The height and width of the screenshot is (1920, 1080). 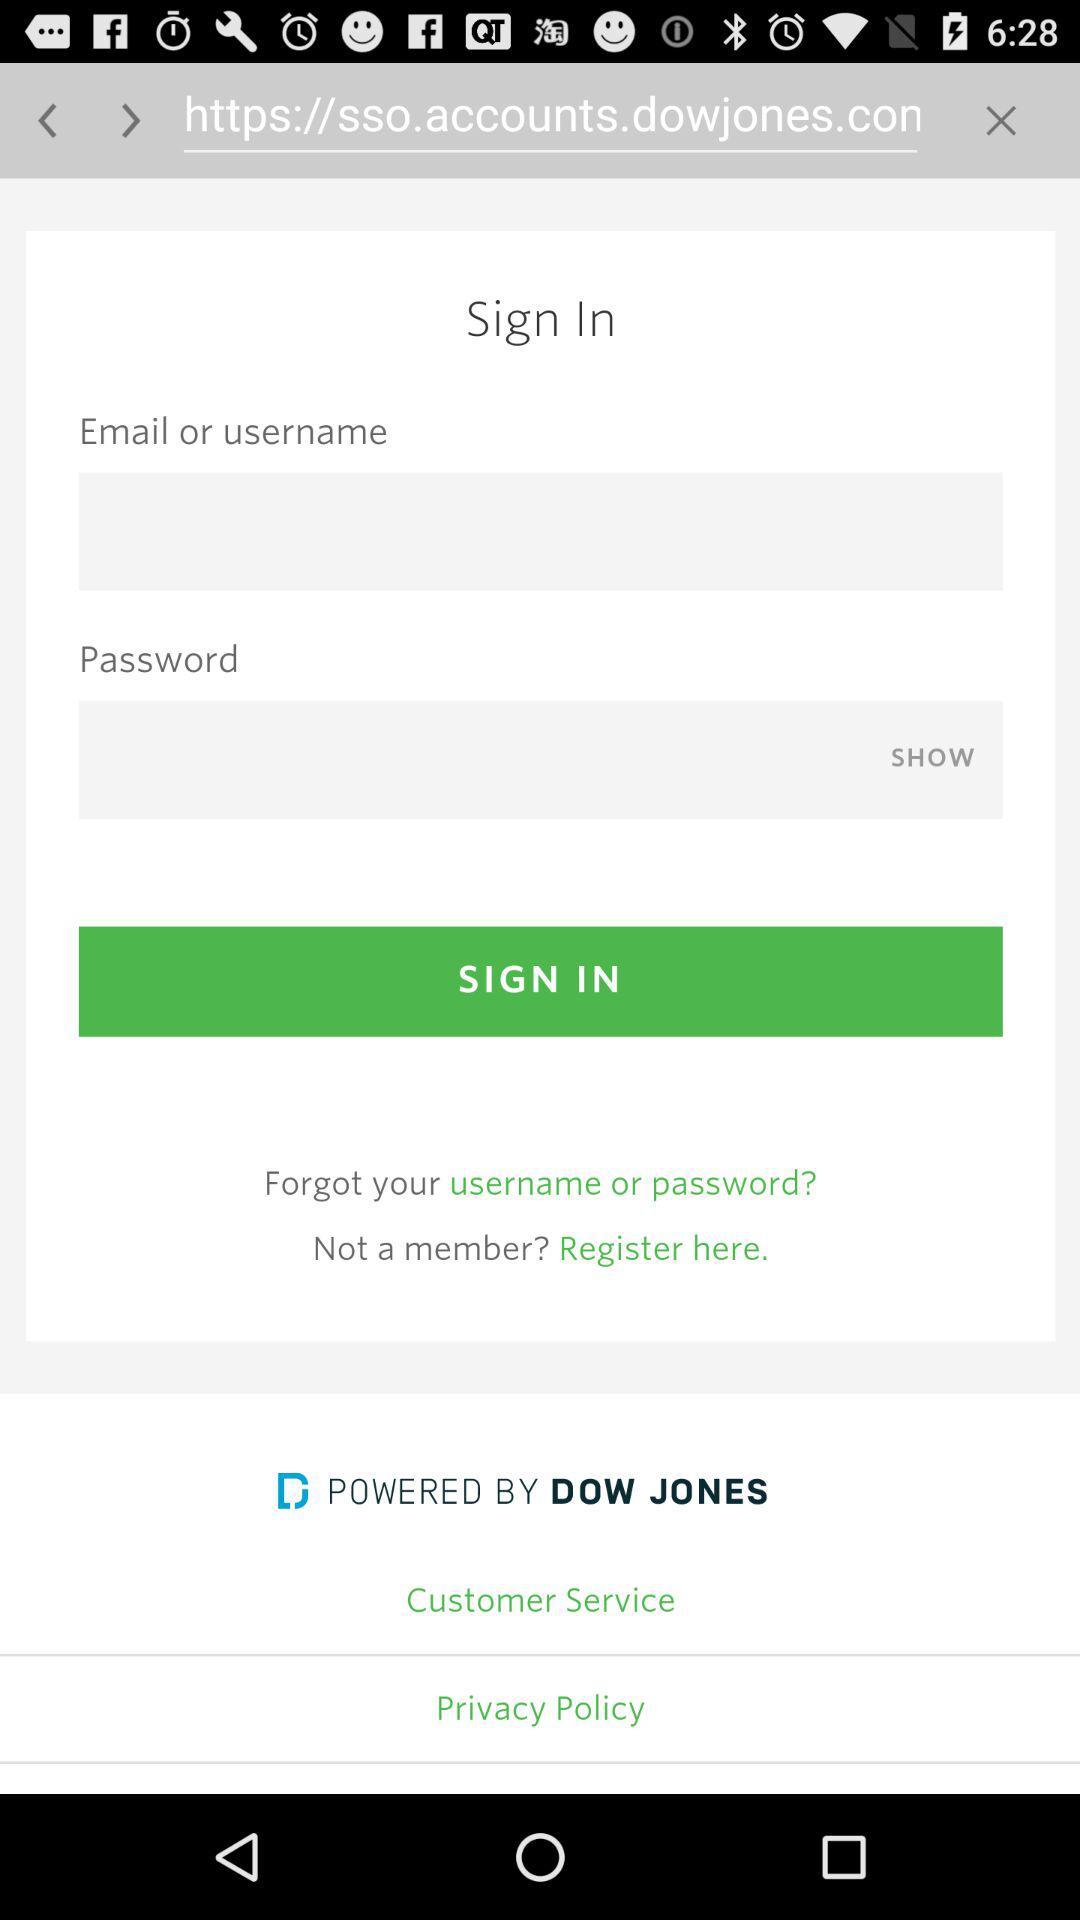 I want to click on description, so click(x=540, y=986).